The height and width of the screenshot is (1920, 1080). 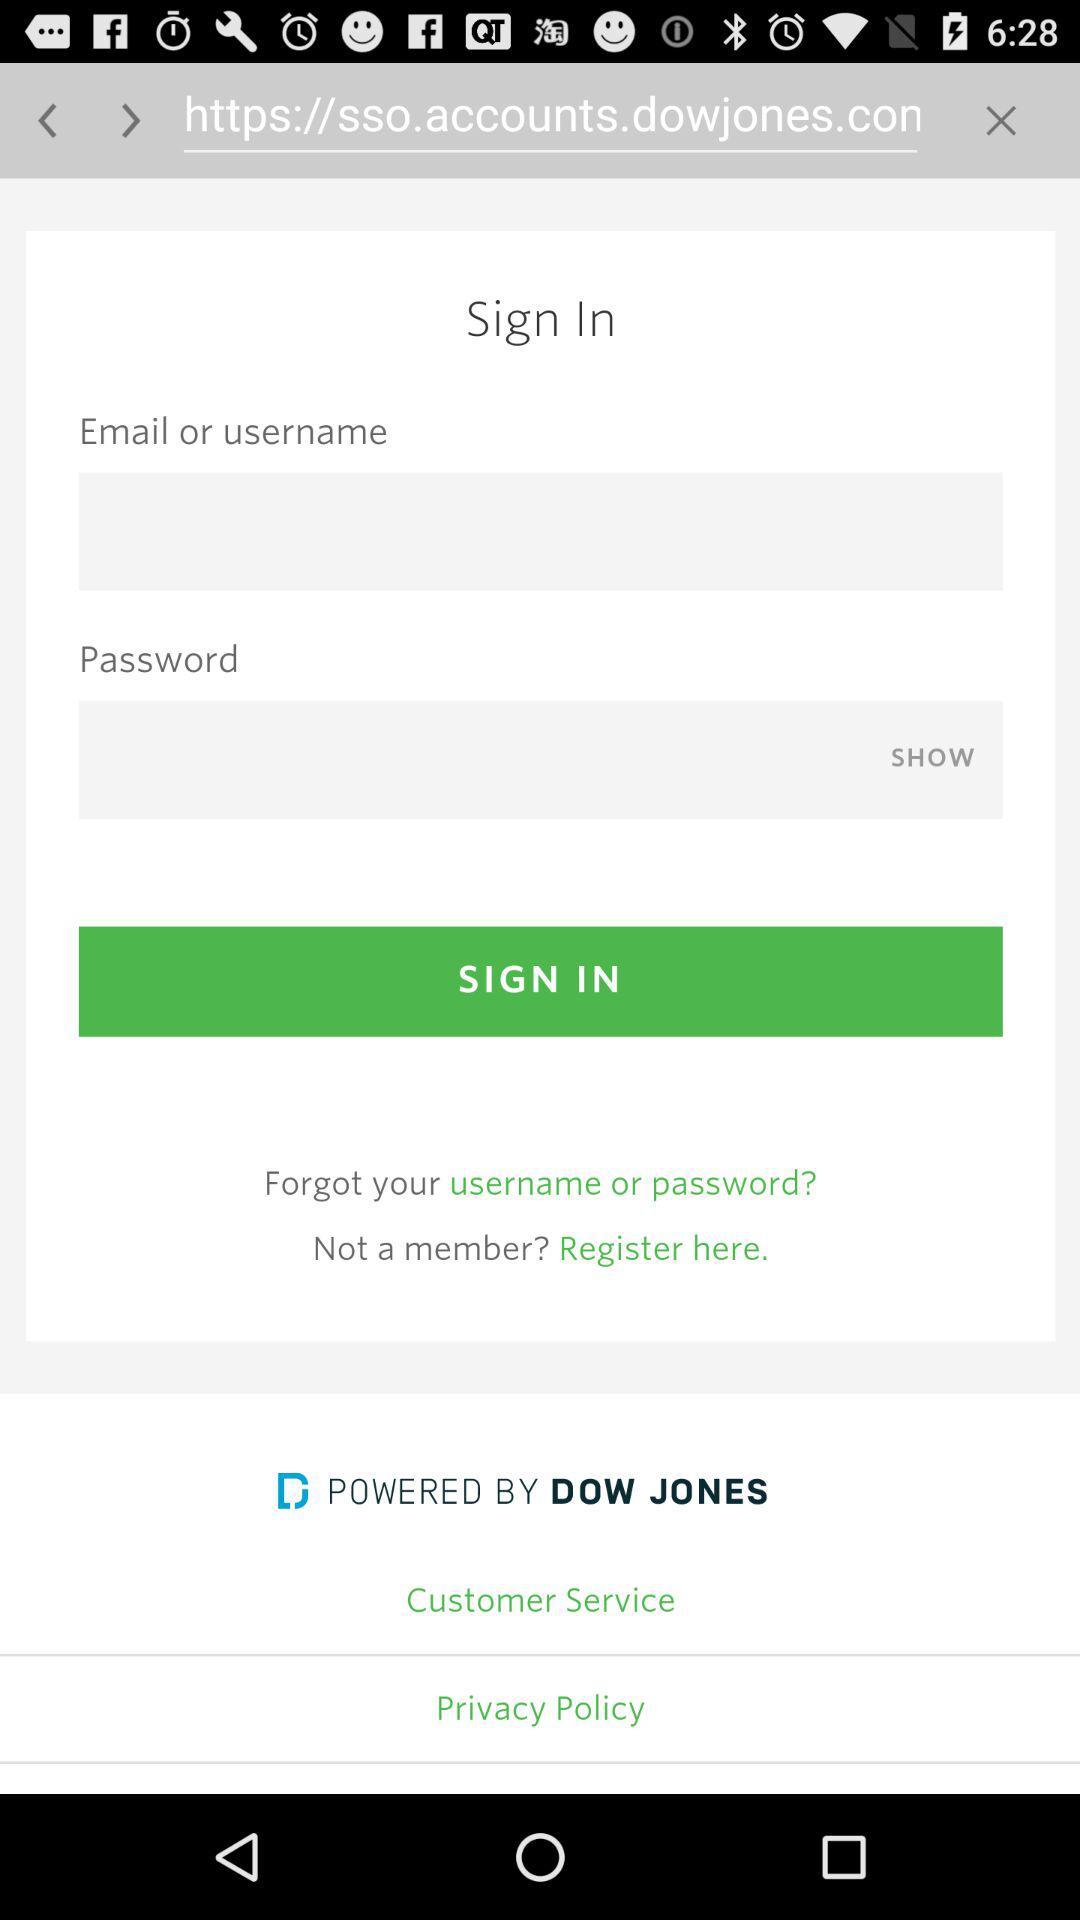 I want to click on description, so click(x=540, y=986).